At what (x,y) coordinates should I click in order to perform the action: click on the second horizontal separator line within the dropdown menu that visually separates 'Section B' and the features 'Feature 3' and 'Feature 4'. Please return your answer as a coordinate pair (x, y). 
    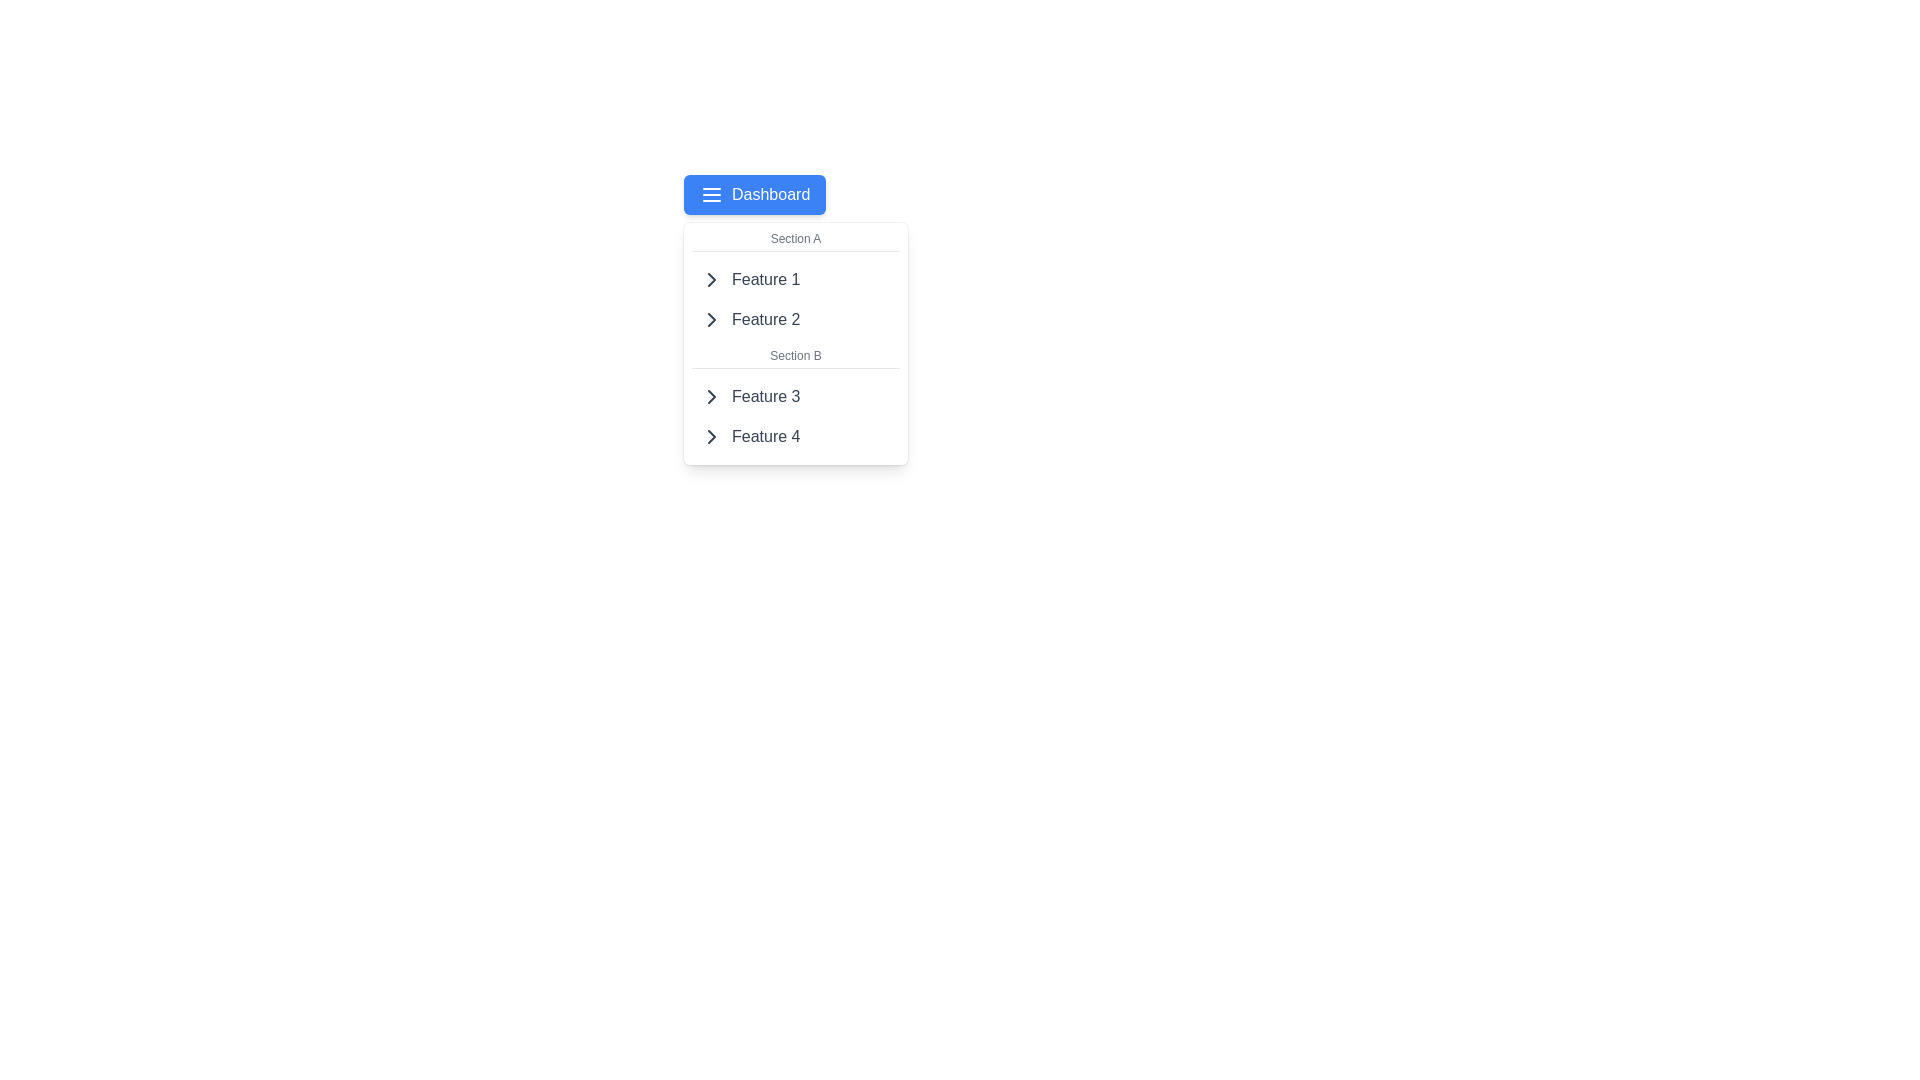
    Looking at the image, I should click on (795, 367).